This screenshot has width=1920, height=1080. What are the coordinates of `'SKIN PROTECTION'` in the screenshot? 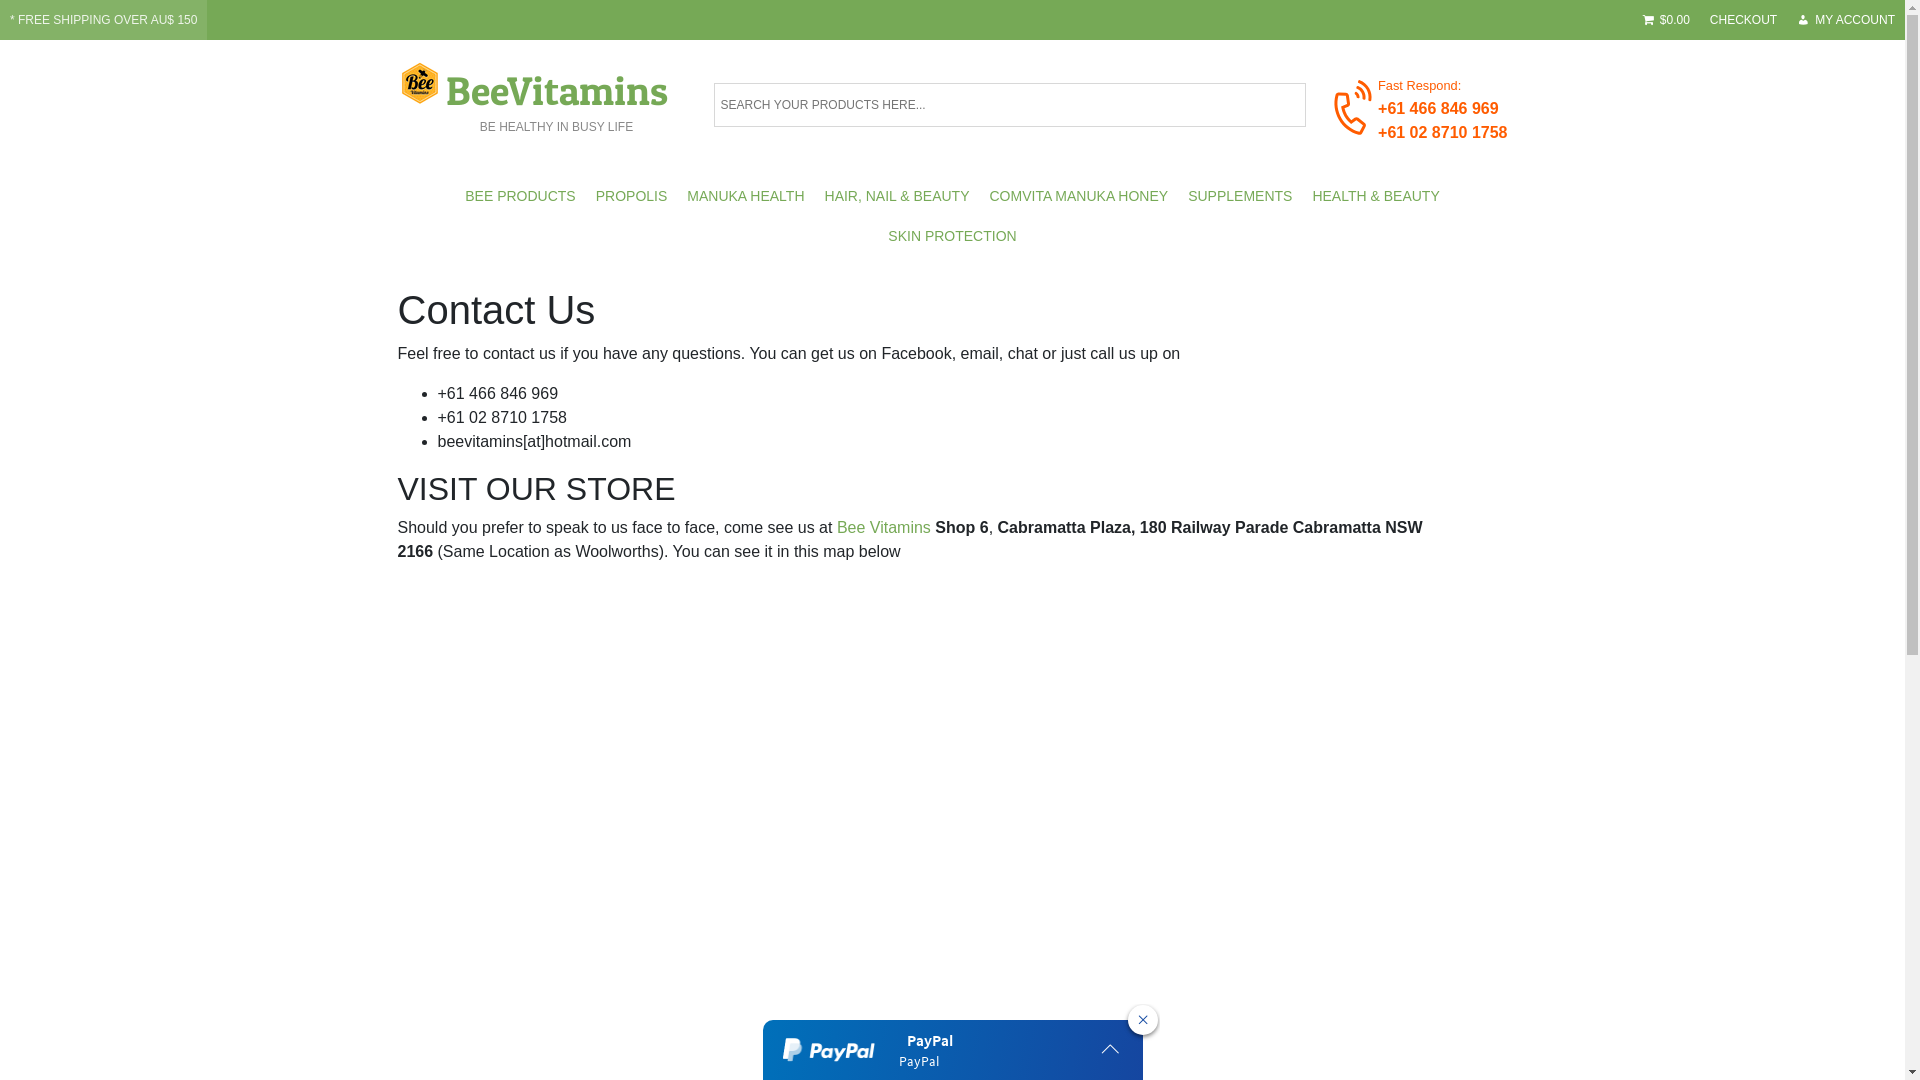 It's located at (950, 234).